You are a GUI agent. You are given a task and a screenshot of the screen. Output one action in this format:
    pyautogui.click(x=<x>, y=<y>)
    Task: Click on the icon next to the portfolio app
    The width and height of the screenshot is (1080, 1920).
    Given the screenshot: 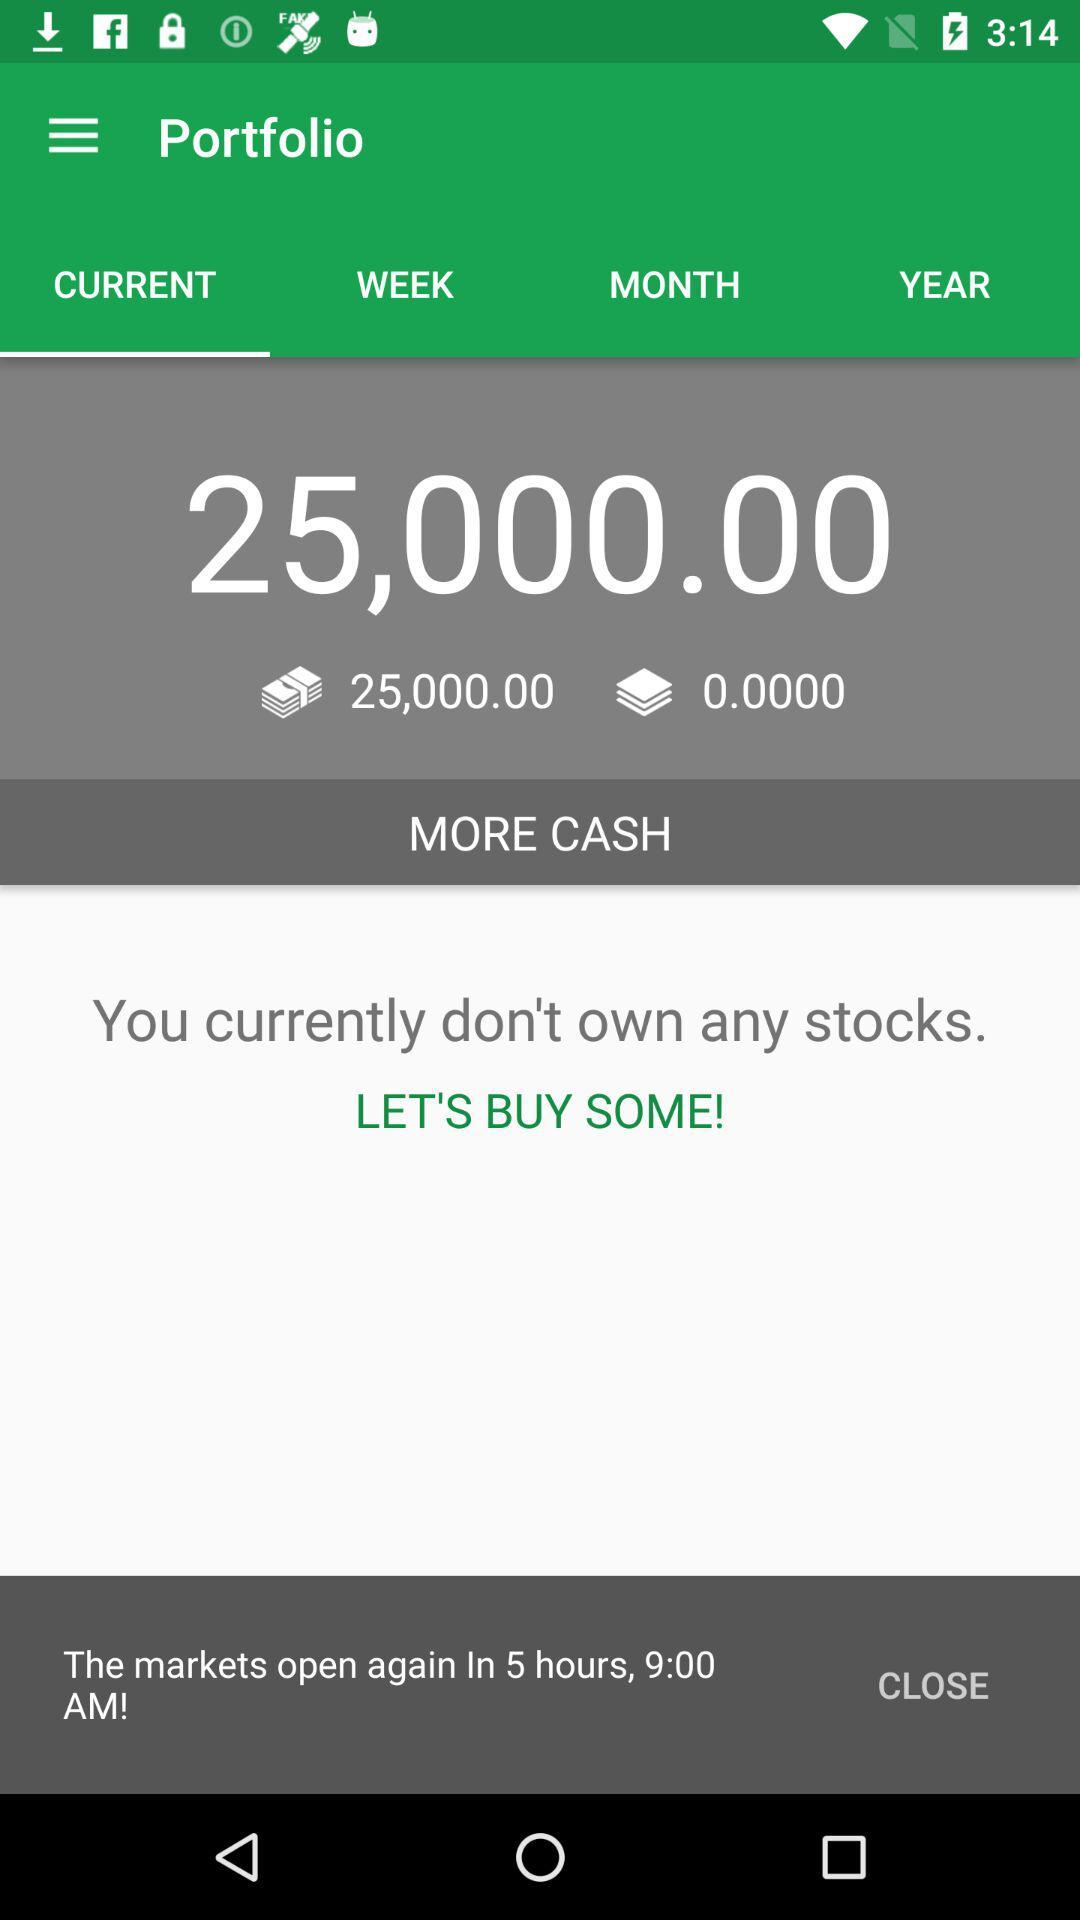 What is the action you would take?
    pyautogui.click(x=72, y=135)
    